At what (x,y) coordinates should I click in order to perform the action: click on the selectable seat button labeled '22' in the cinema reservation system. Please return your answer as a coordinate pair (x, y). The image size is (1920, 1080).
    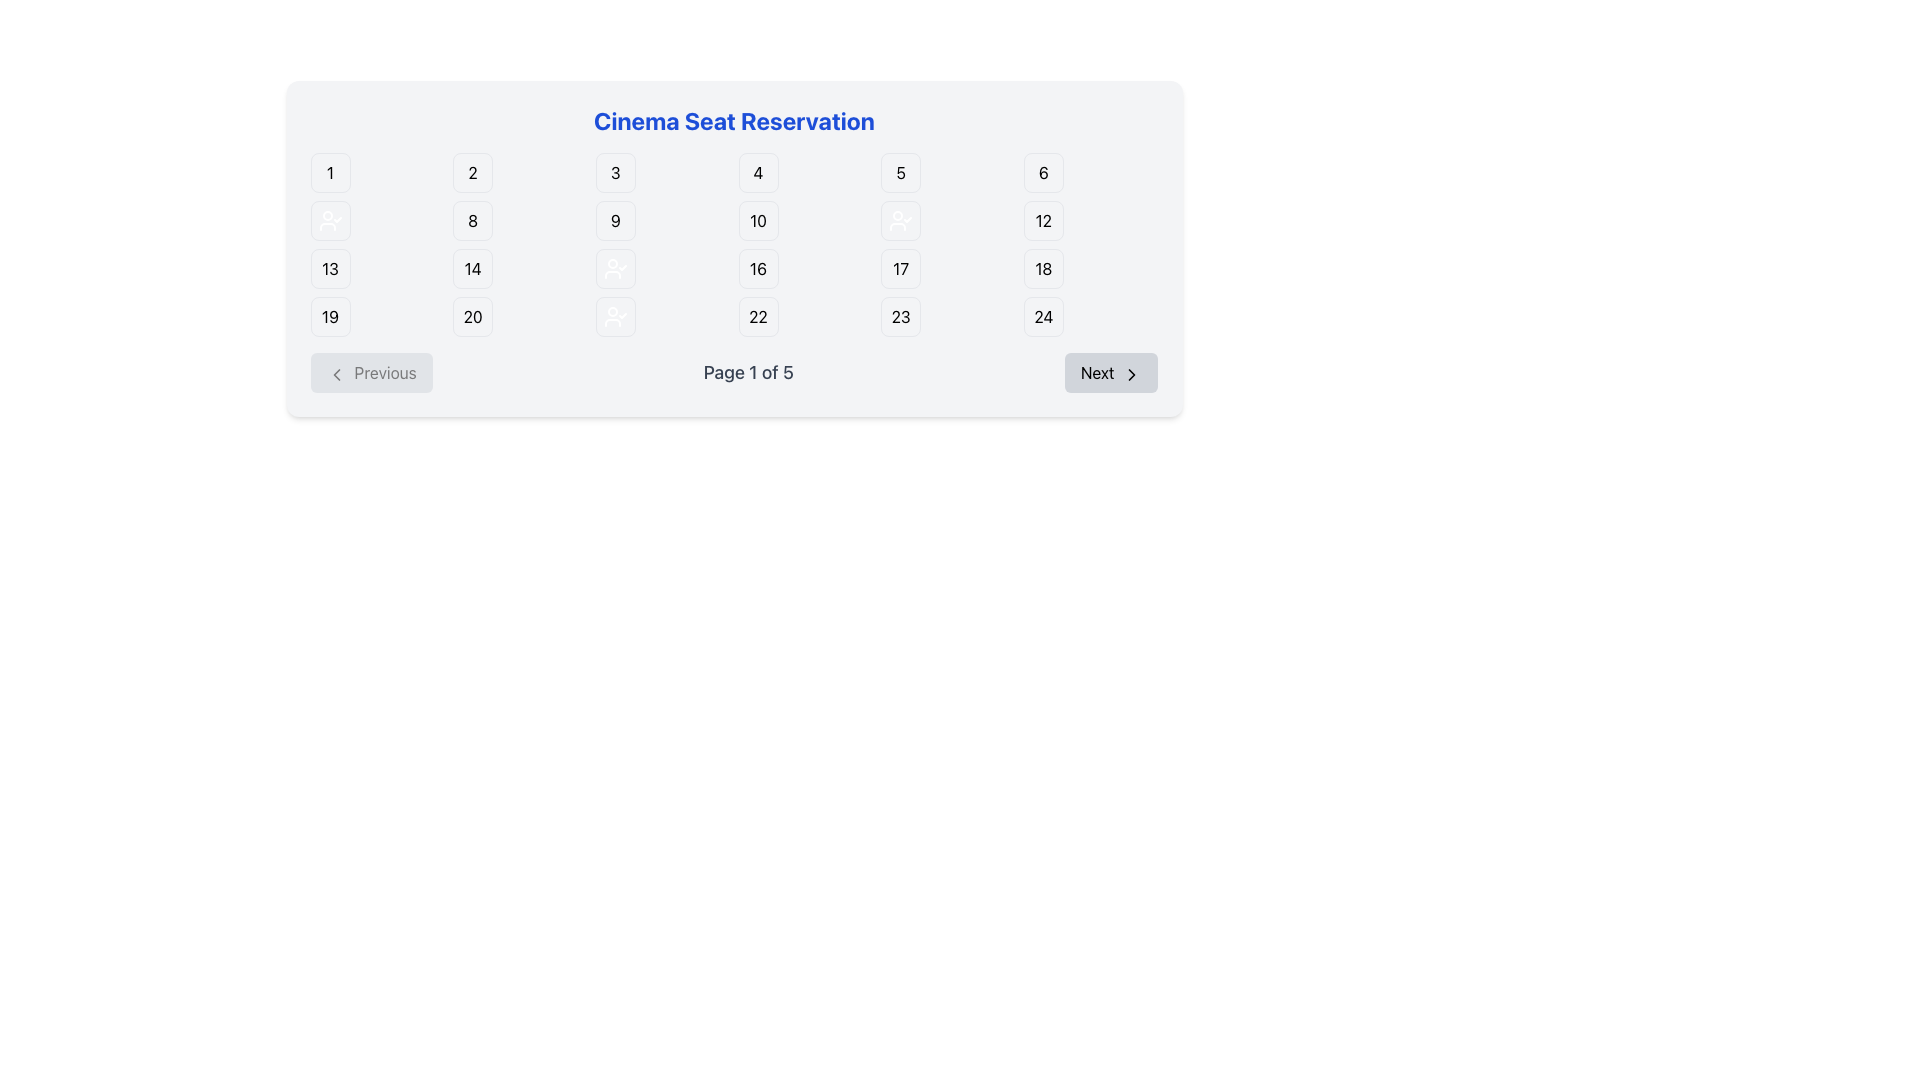
    Looking at the image, I should click on (757, 315).